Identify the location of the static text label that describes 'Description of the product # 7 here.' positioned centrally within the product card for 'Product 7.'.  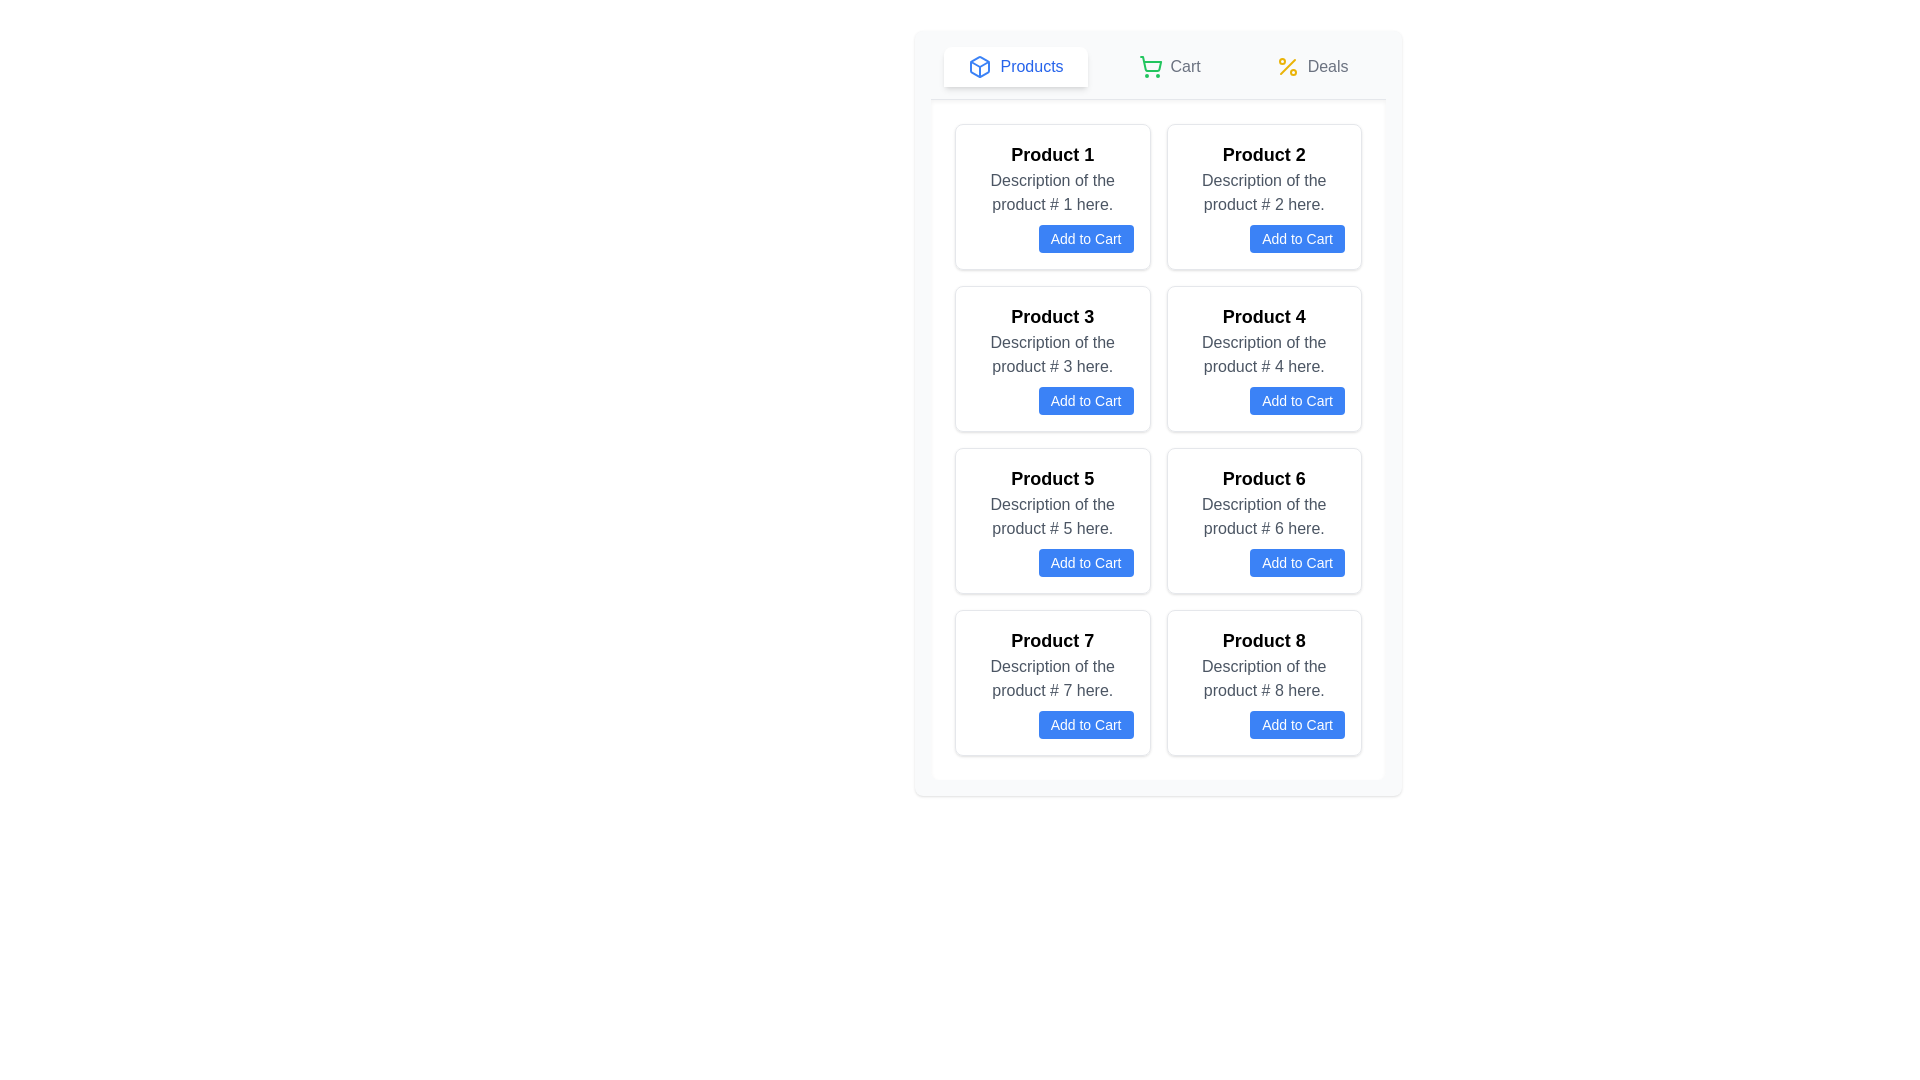
(1051, 677).